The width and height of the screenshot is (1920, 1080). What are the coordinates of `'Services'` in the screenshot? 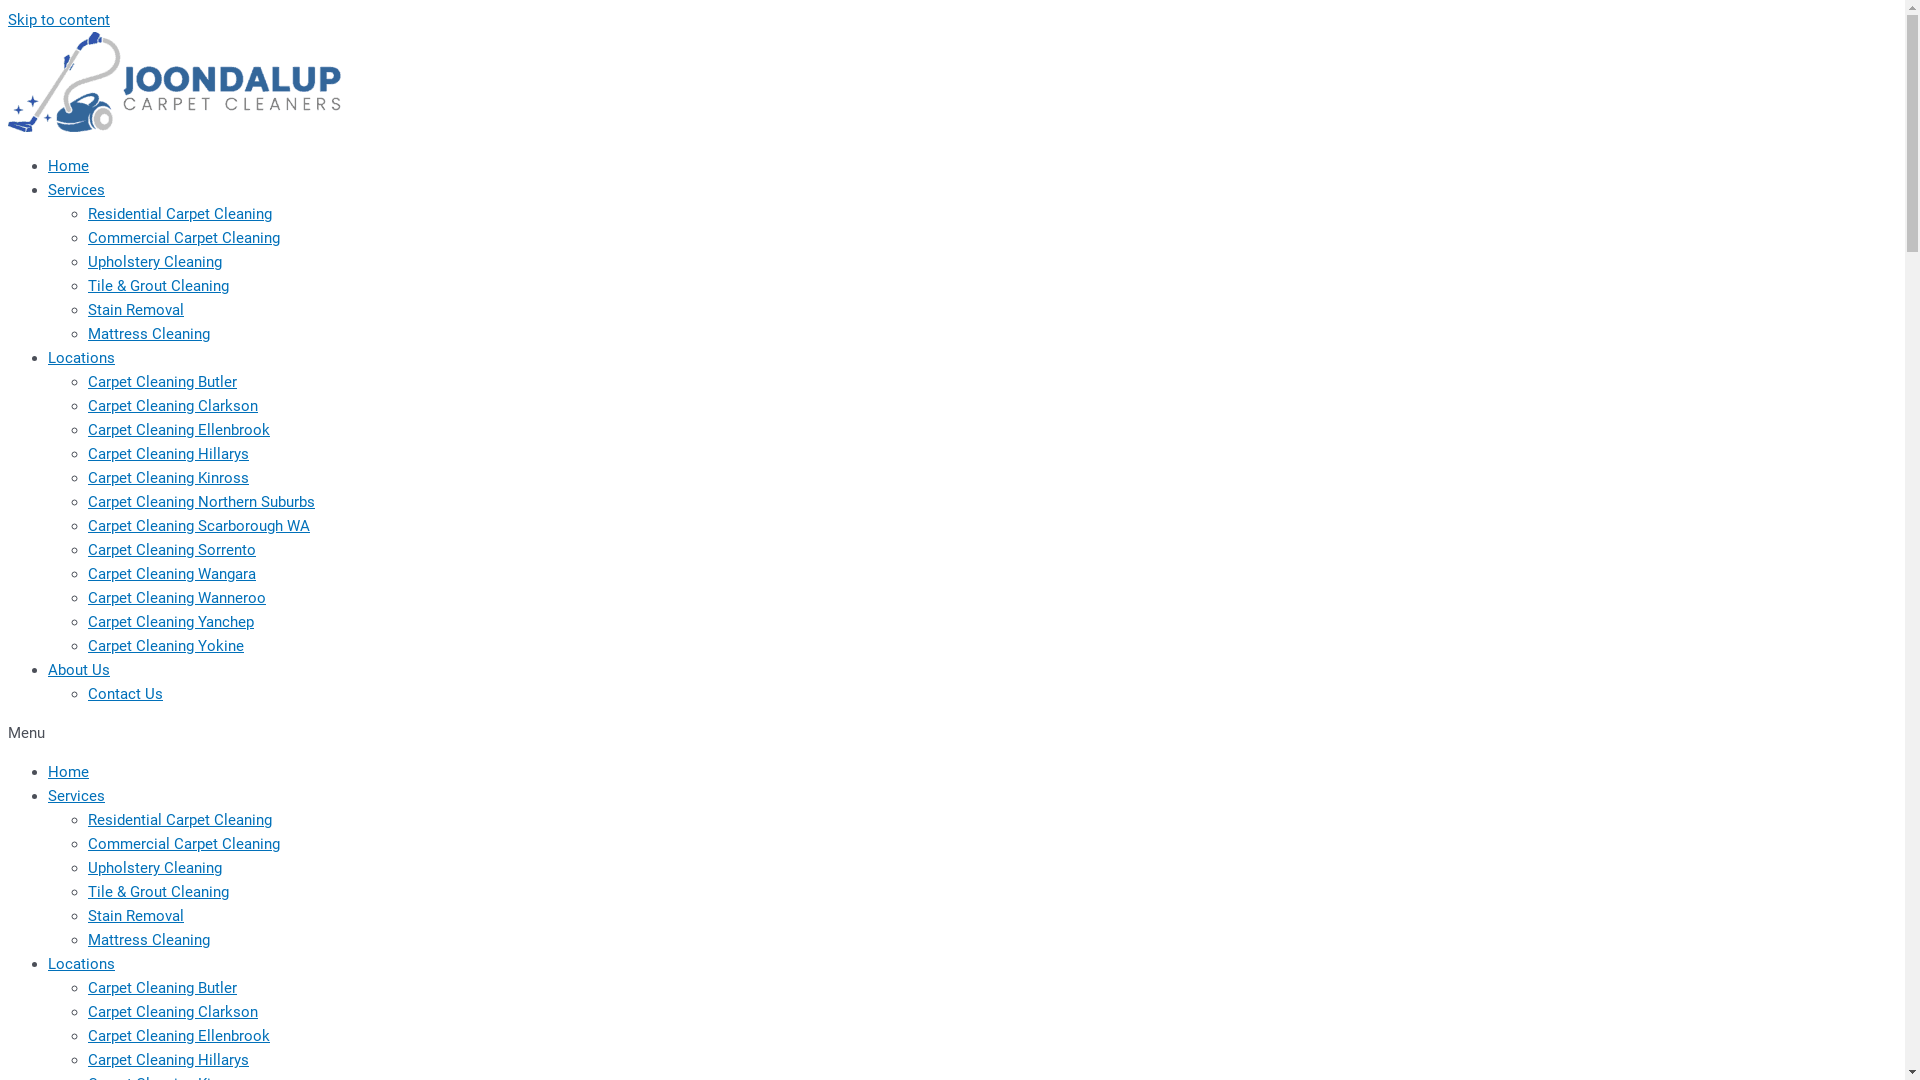 It's located at (76, 189).